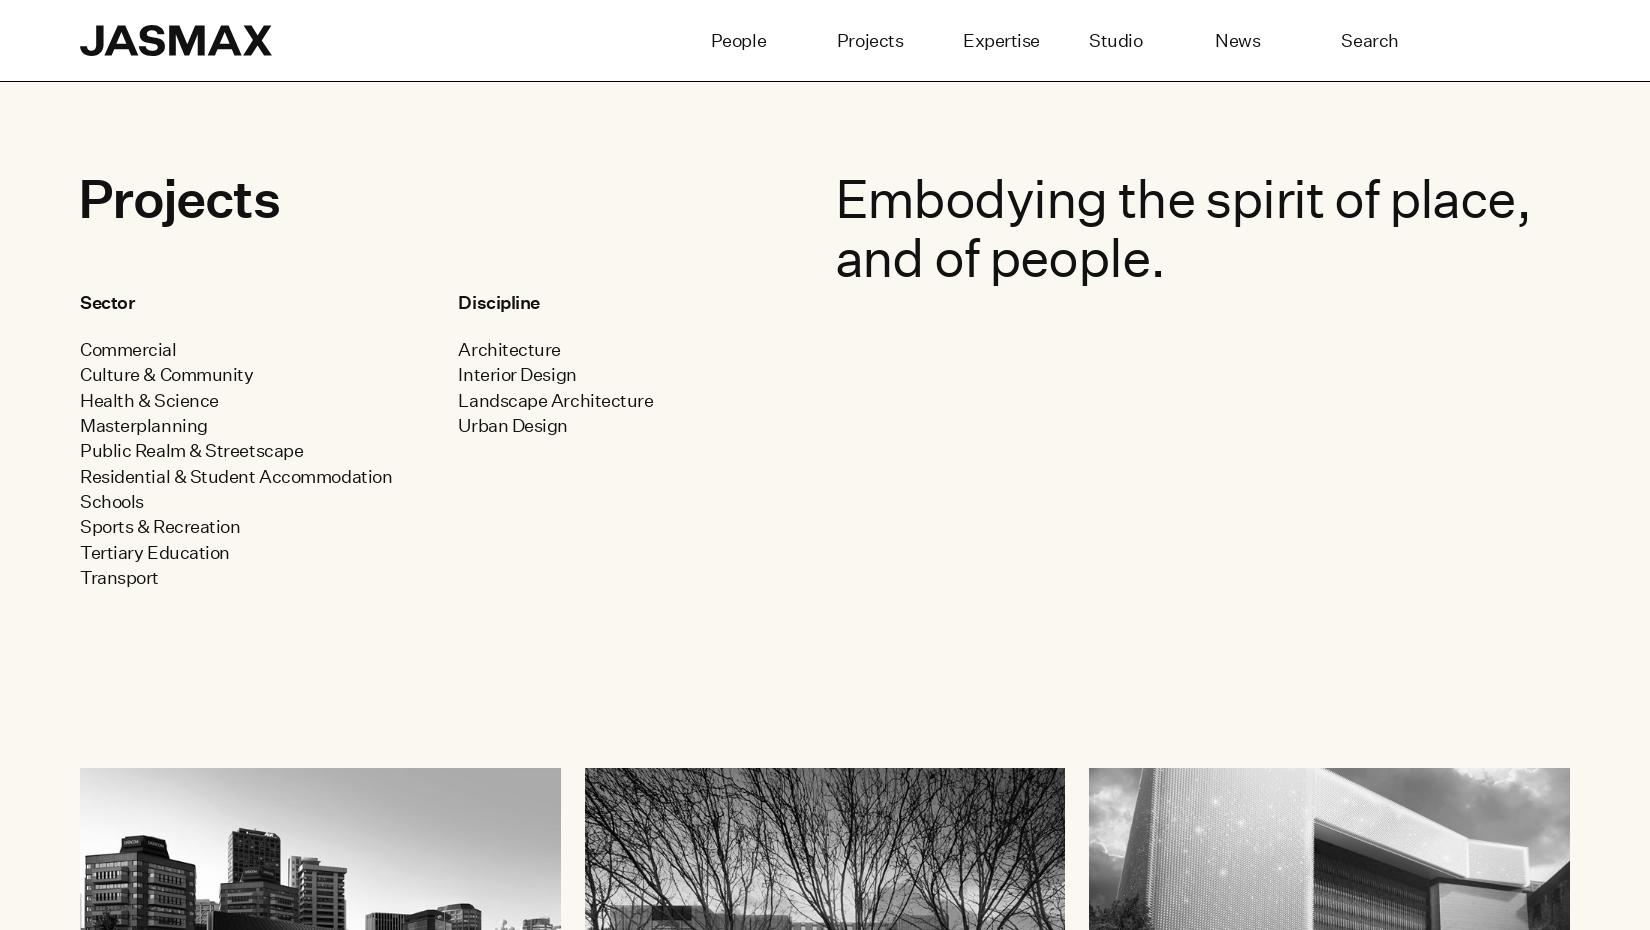 Image resolution: width=1650 pixels, height=930 pixels. Describe the element at coordinates (160, 525) in the screenshot. I see `'Sports & Recreation'` at that location.